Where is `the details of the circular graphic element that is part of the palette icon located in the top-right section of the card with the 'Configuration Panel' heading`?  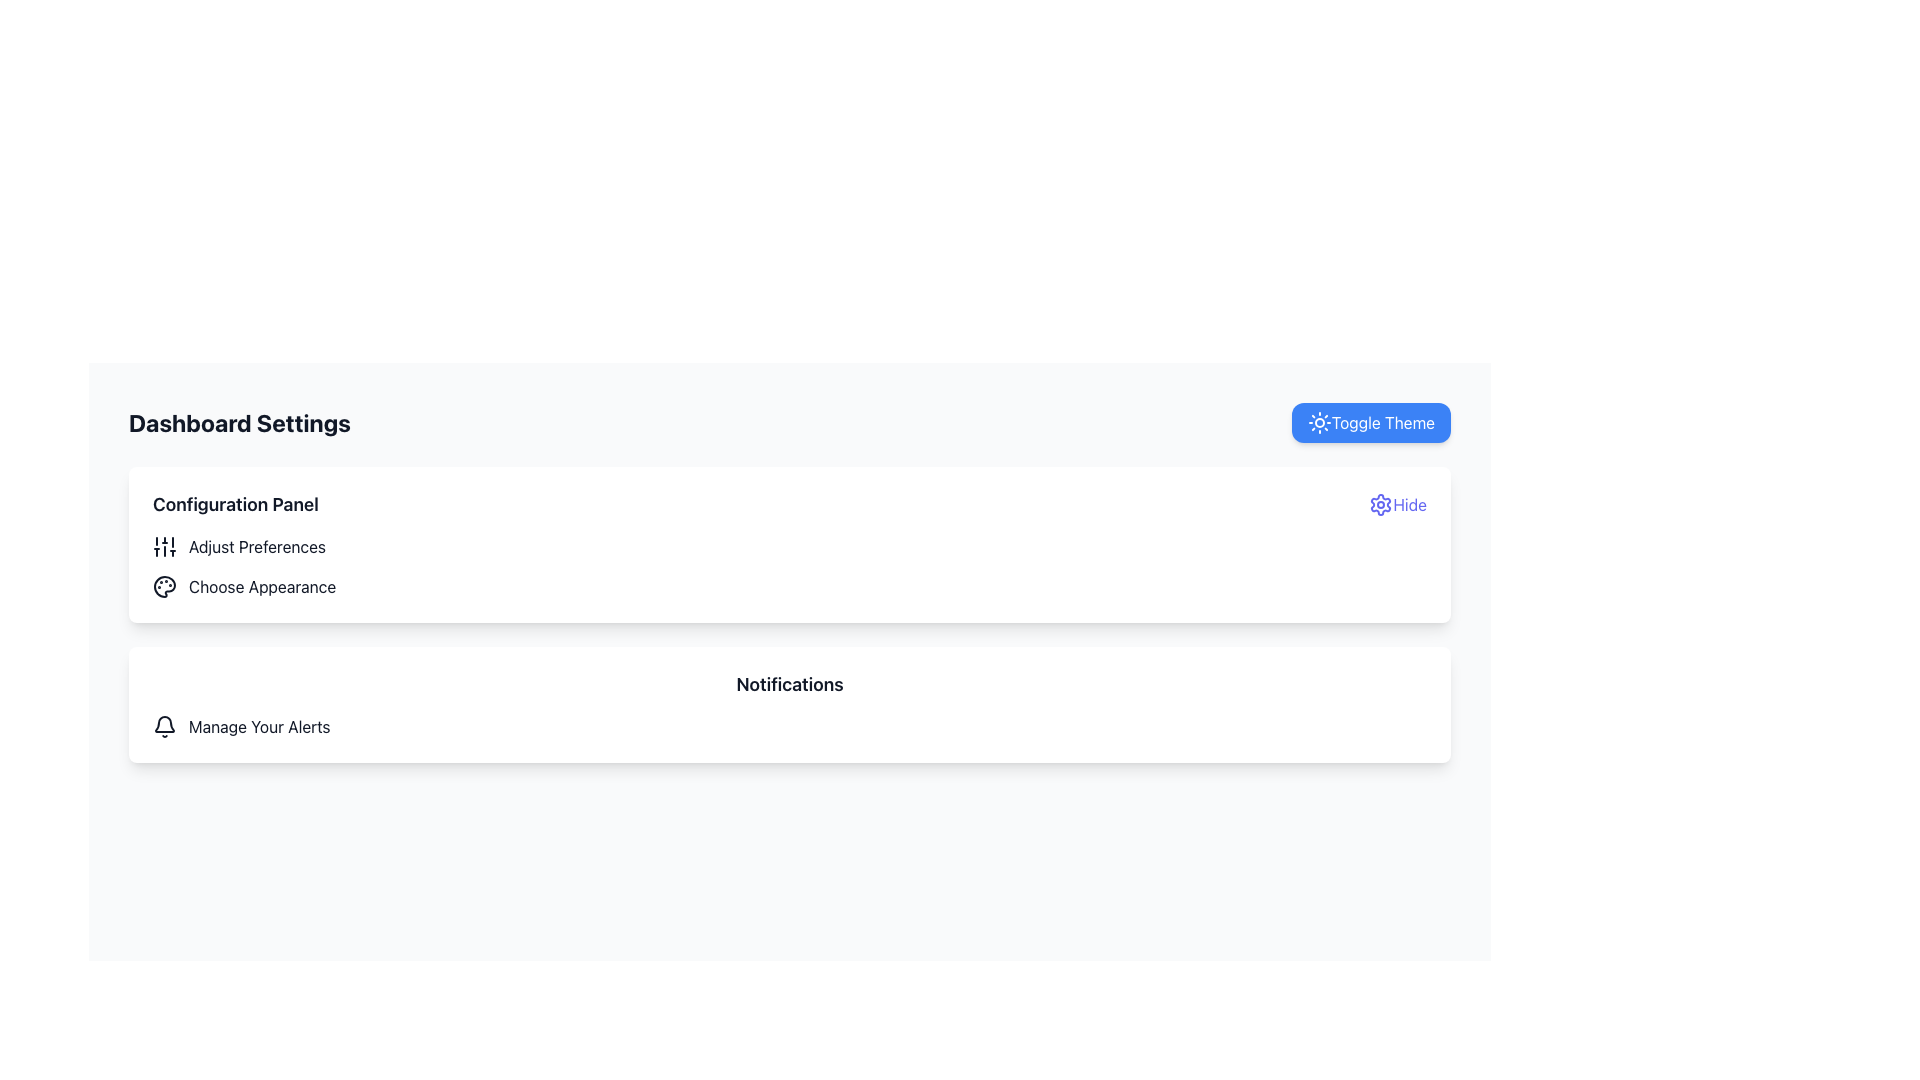 the details of the circular graphic element that is part of the palette icon located in the top-right section of the card with the 'Configuration Panel' heading is located at coordinates (164, 585).